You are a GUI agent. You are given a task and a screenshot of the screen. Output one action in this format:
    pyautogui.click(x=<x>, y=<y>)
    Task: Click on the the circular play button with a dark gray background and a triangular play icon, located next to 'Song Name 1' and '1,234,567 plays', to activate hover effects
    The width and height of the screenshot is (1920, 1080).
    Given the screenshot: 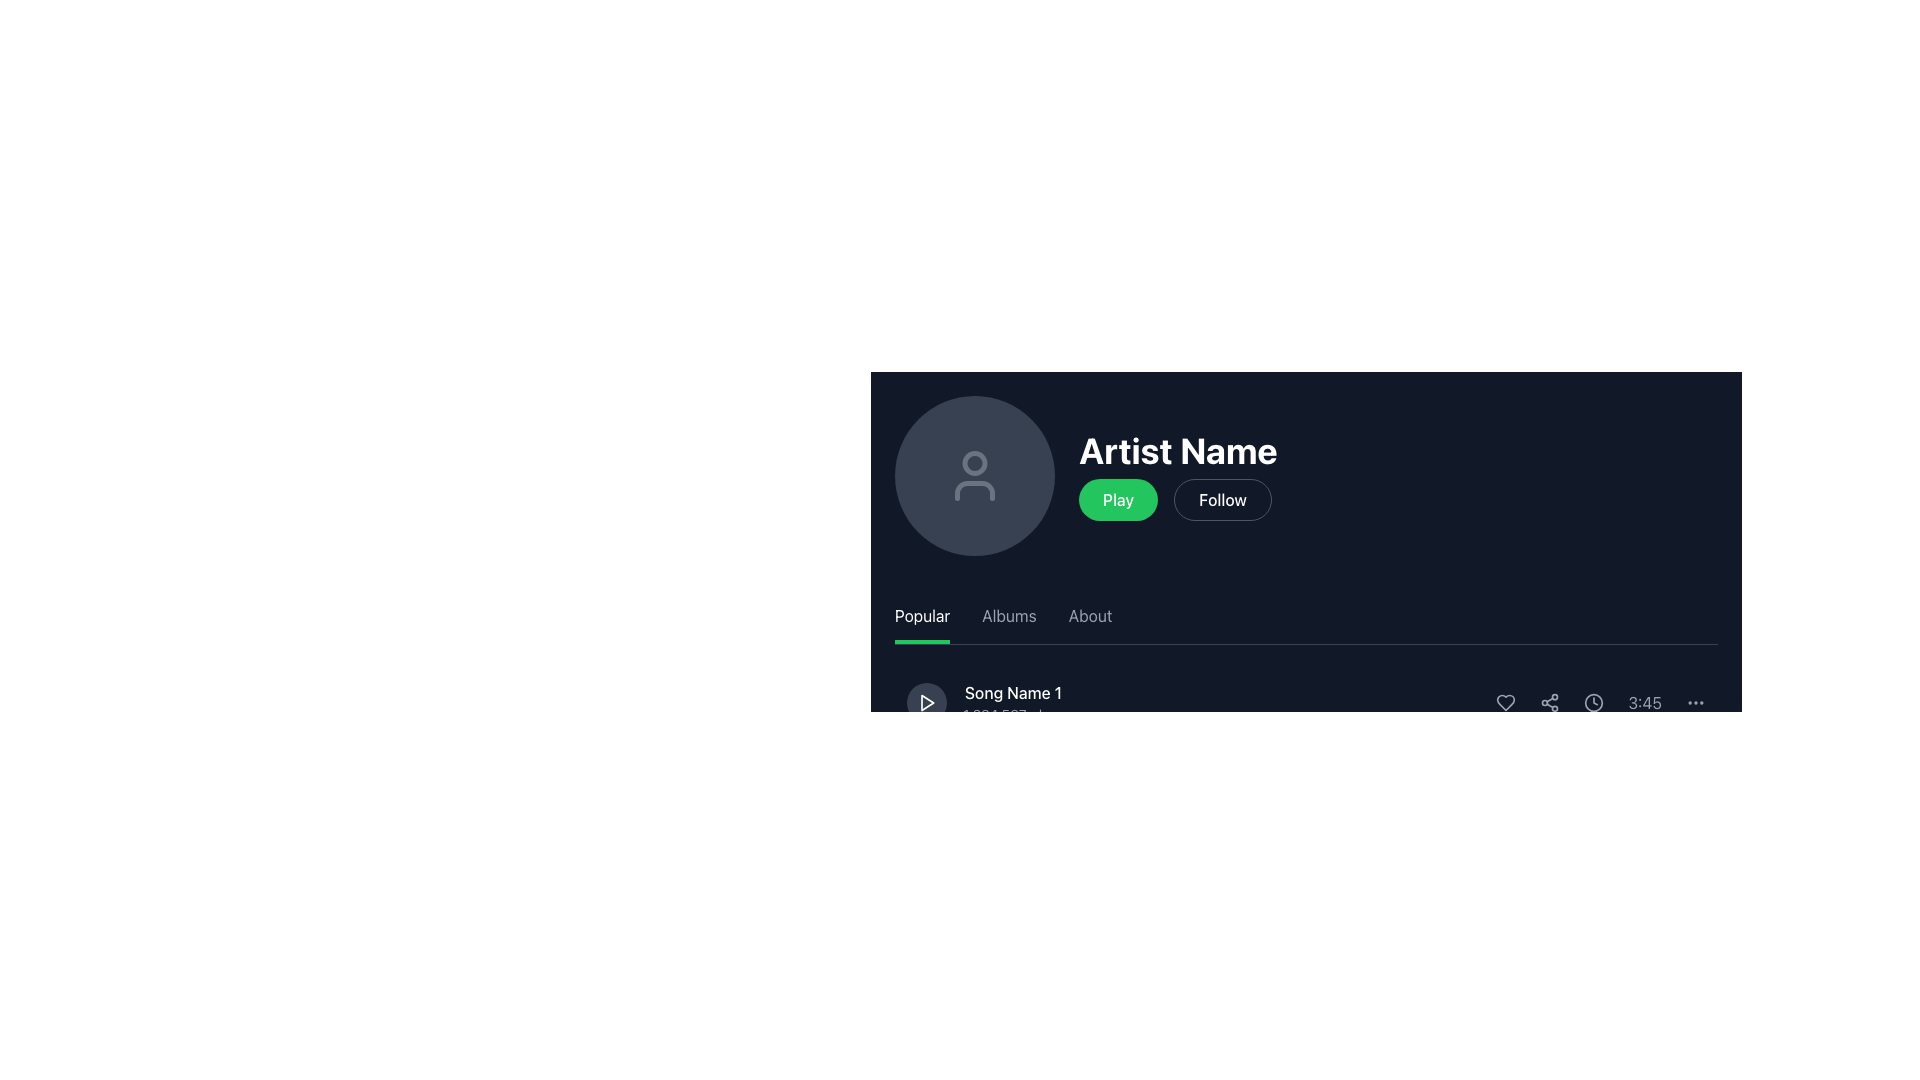 What is the action you would take?
    pyautogui.click(x=925, y=701)
    